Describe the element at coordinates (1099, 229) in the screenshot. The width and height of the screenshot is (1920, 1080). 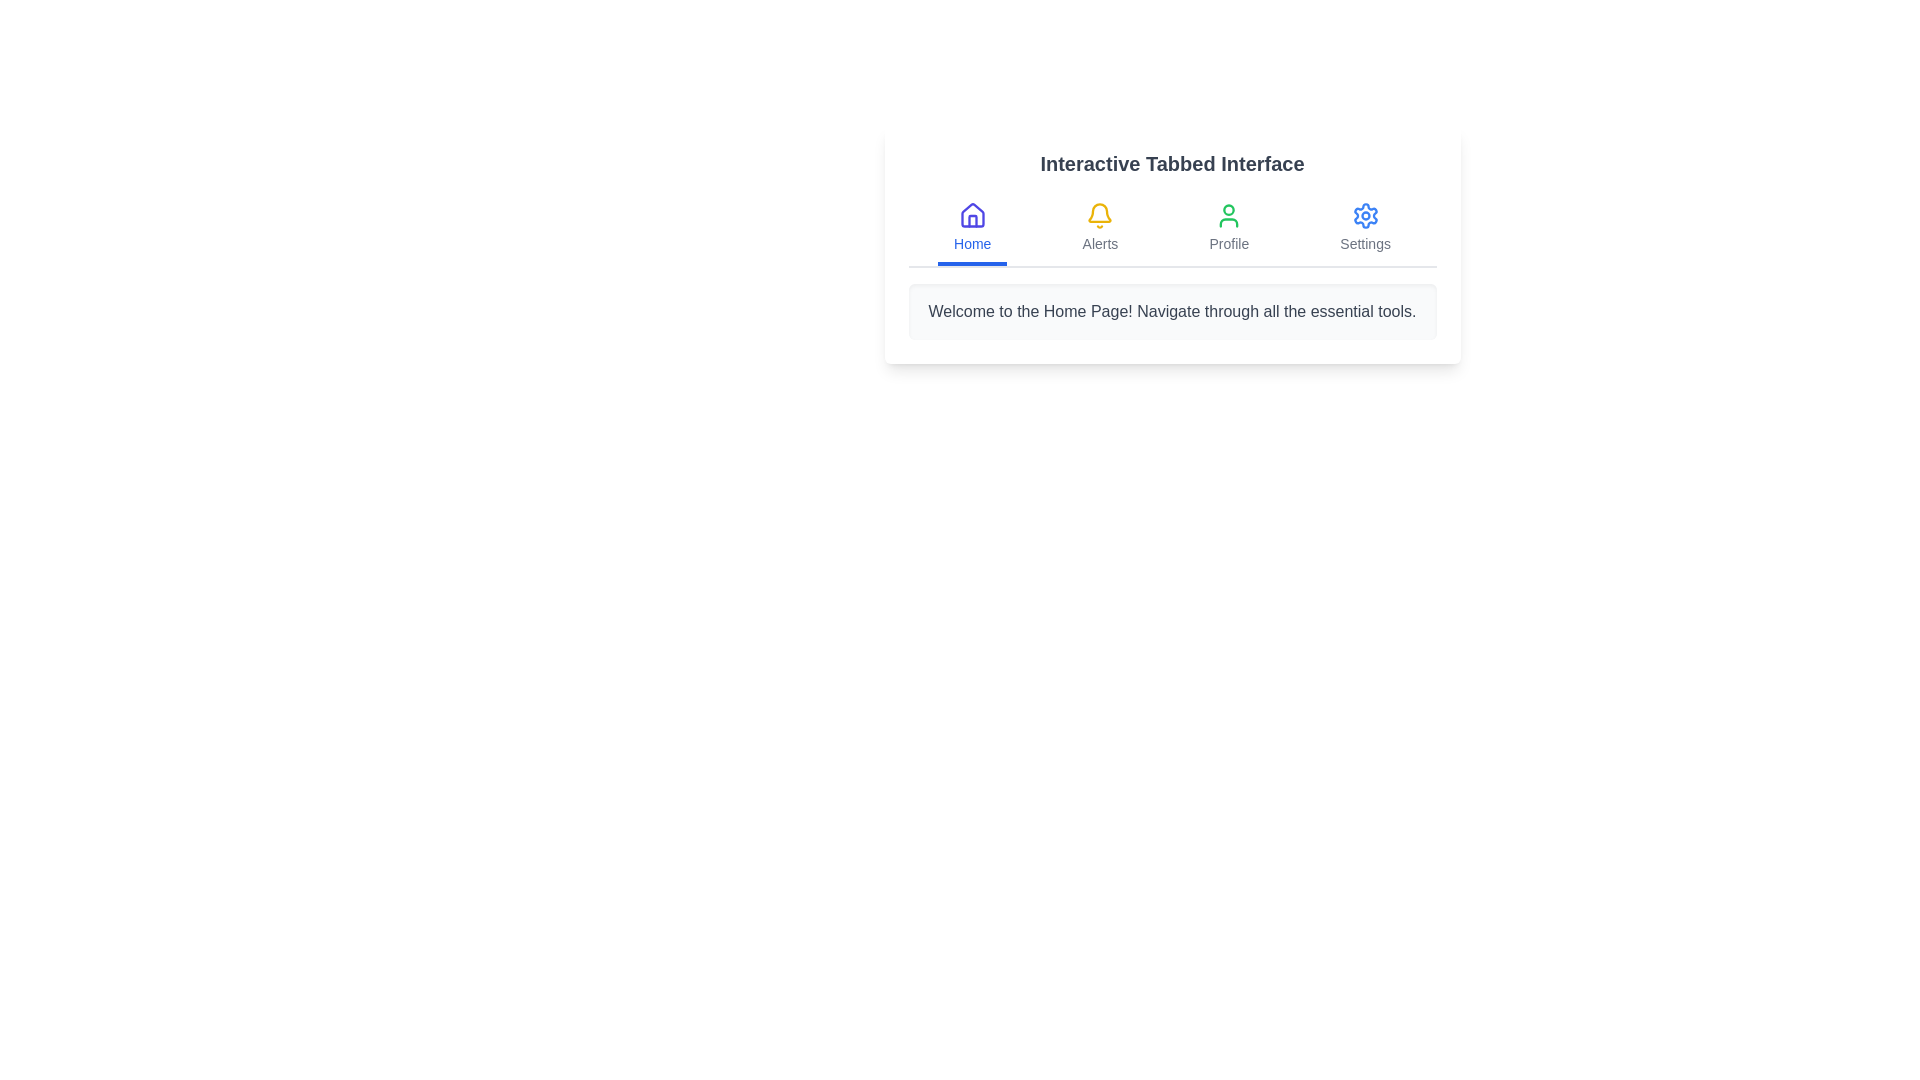
I see `the tab labeled Alerts` at that location.